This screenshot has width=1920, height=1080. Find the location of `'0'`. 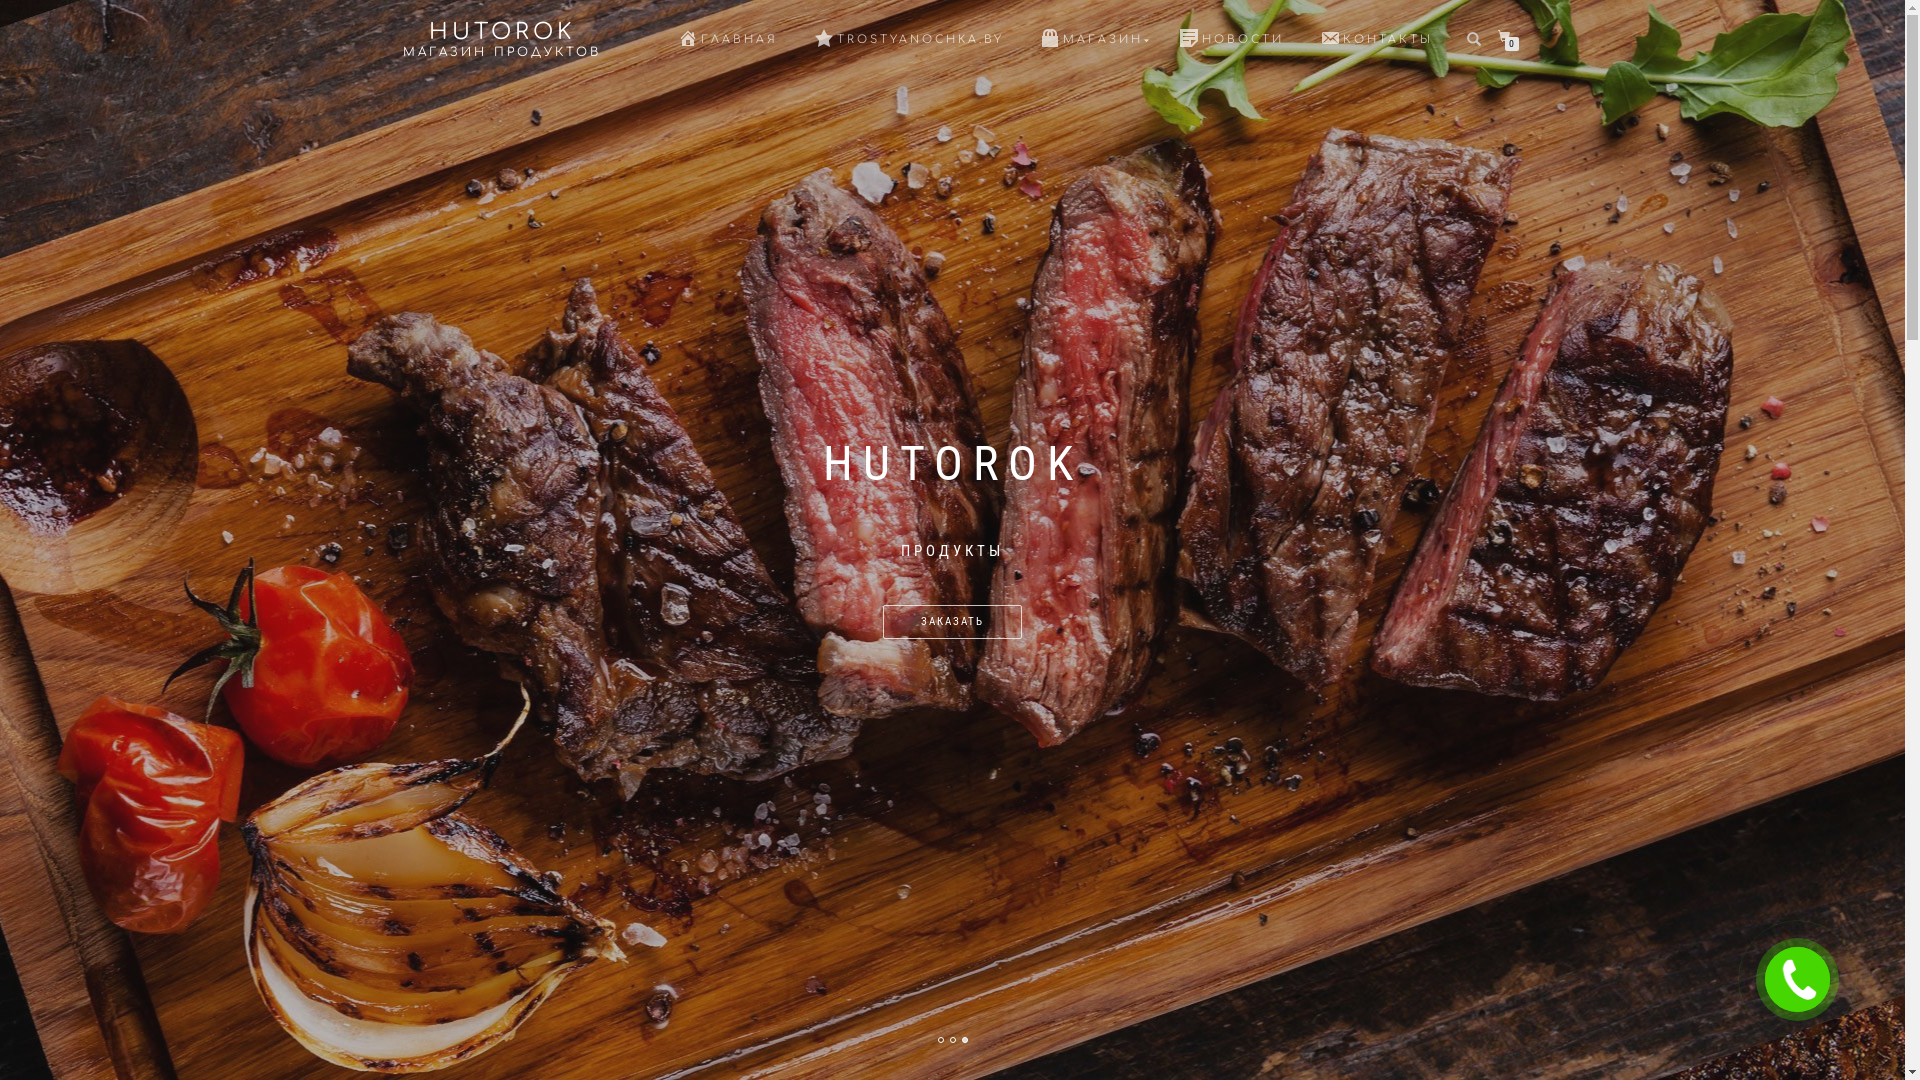

'0' is located at coordinates (1507, 36).